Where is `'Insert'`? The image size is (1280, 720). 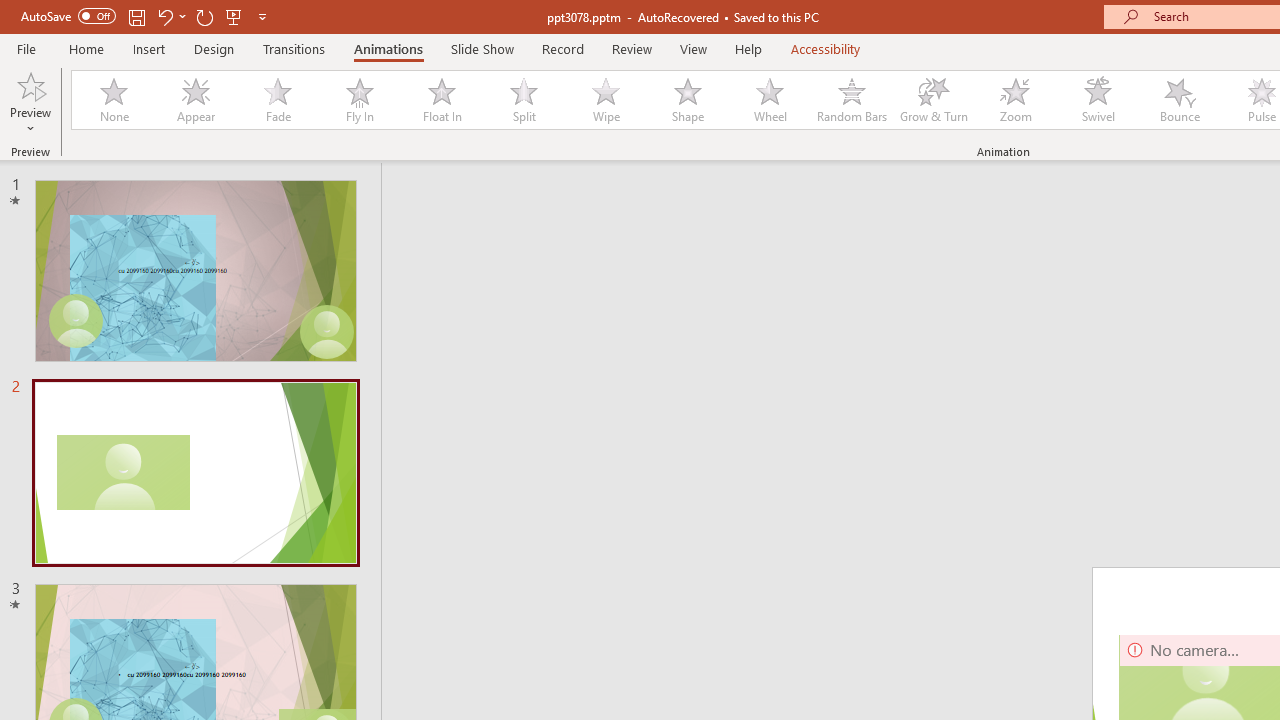 'Insert' is located at coordinates (148, 48).